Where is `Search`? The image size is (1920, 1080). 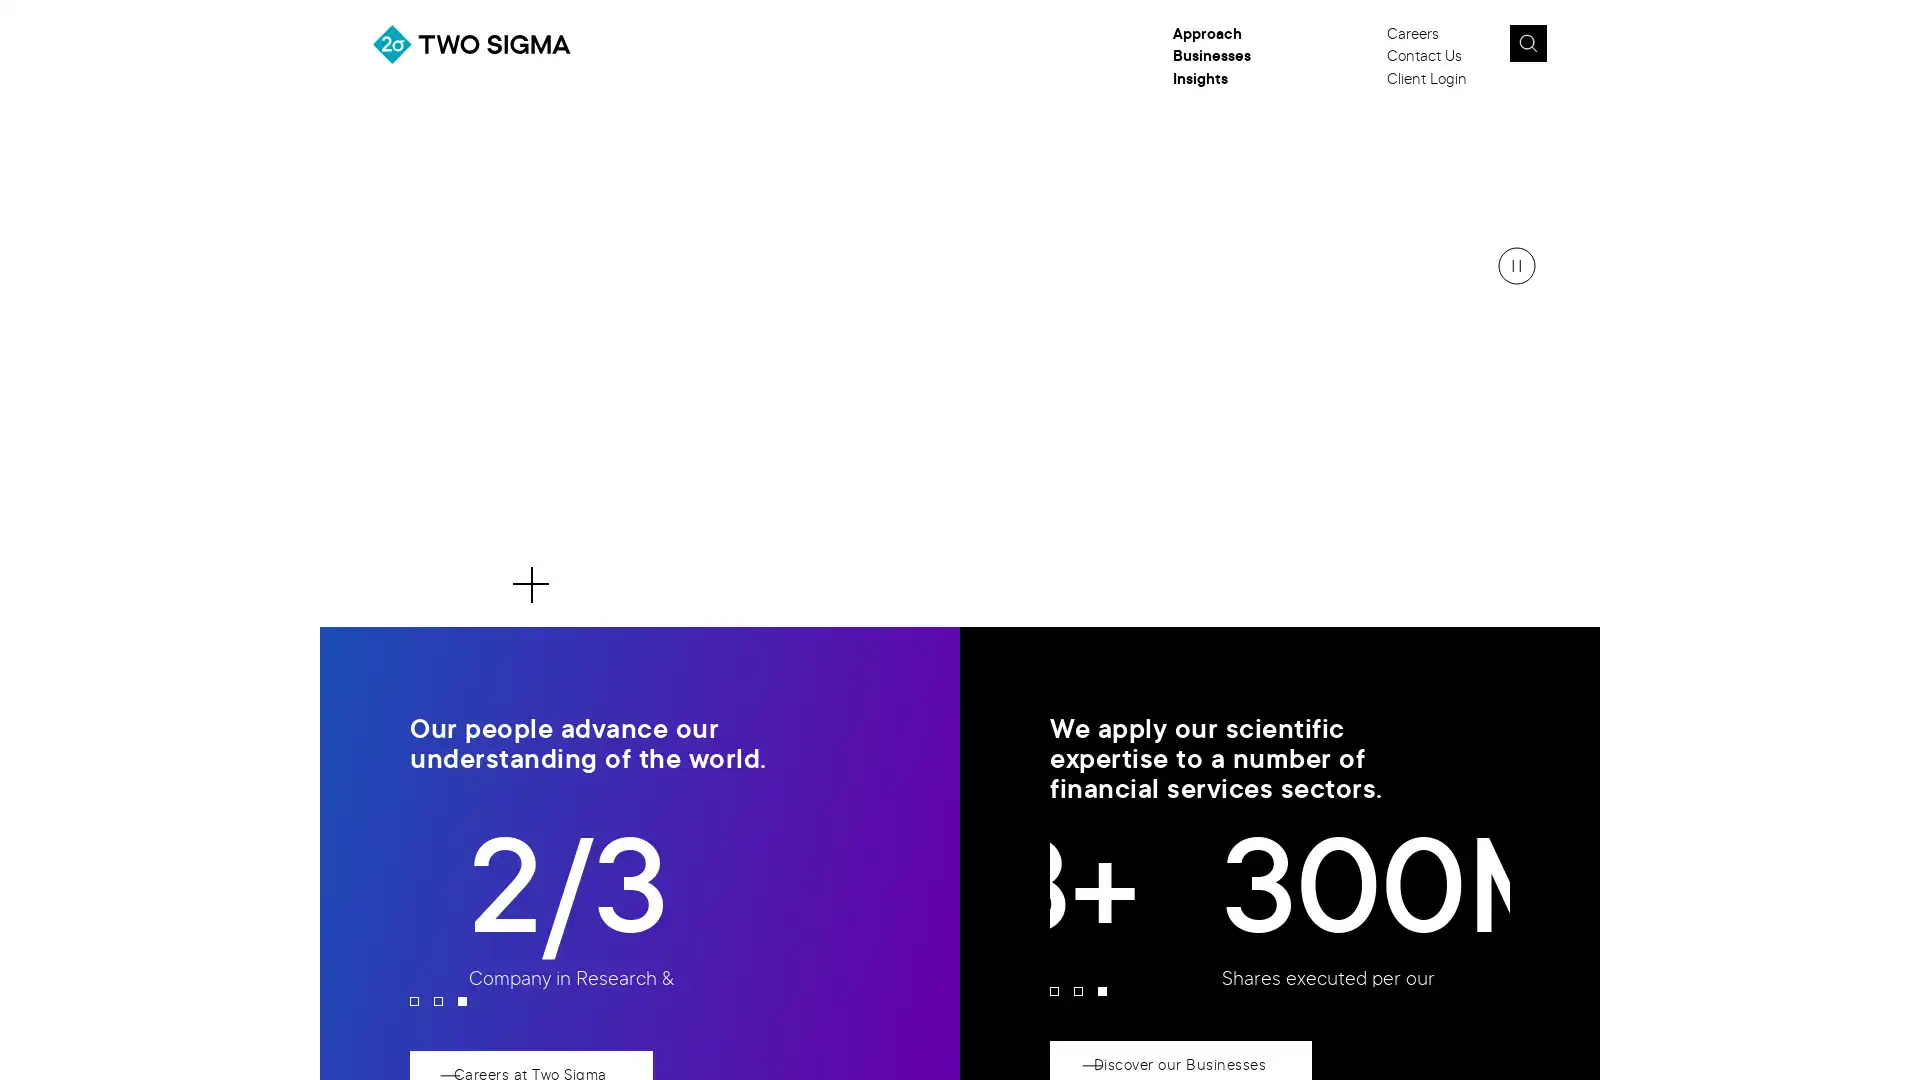
Search is located at coordinates (1526, 43).